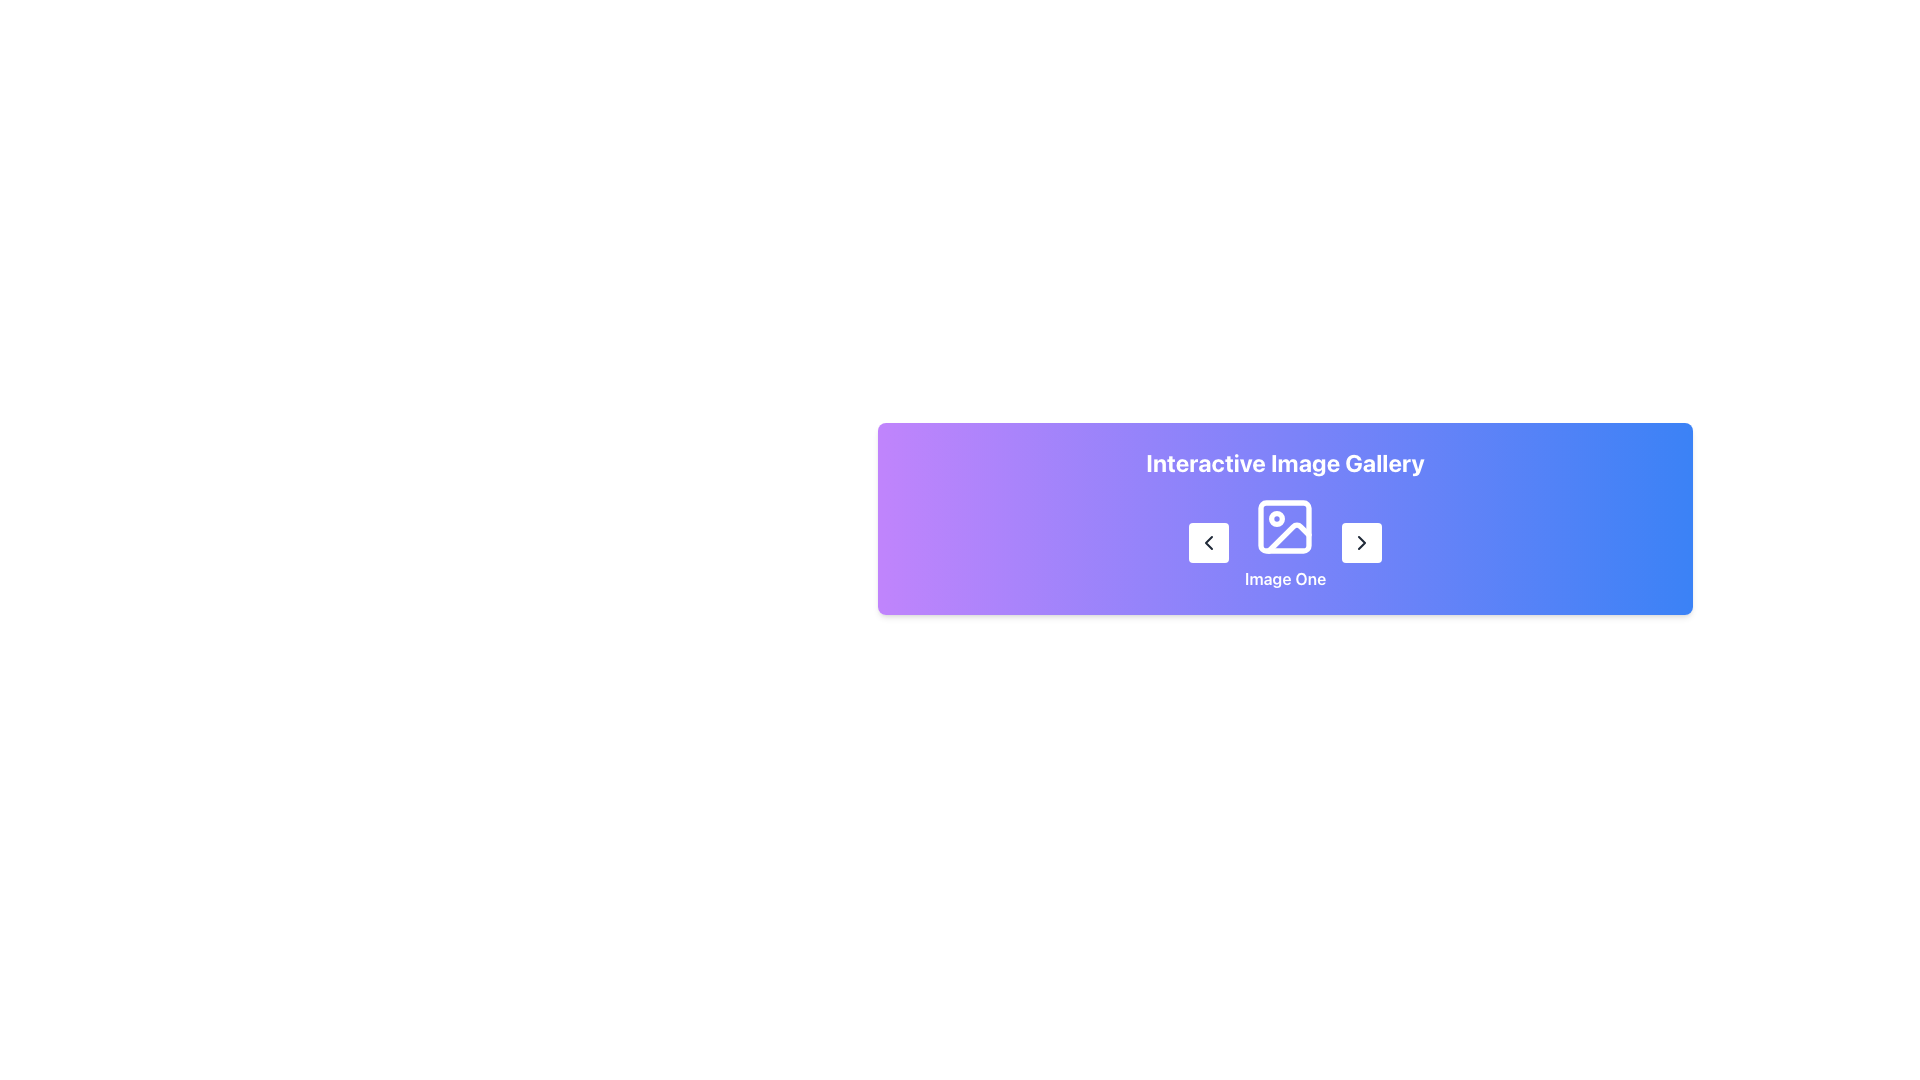 The width and height of the screenshot is (1920, 1080). What do you see at coordinates (1285, 526) in the screenshot?
I see `the minimalist picture representation icon in the Interactive Image Gallery, which is centrally aligned above the text 'Image One'` at bounding box center [1285, 526].